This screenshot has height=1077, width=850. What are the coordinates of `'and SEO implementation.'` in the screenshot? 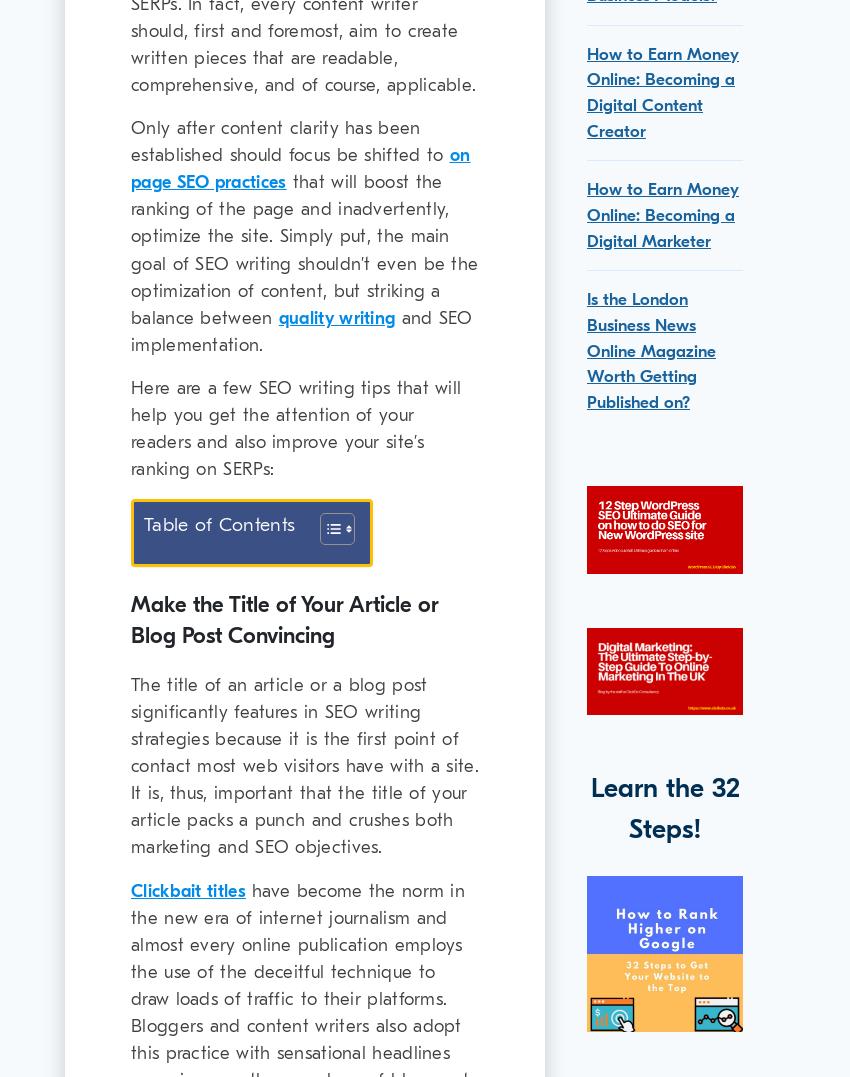 It's located at (301, 330).